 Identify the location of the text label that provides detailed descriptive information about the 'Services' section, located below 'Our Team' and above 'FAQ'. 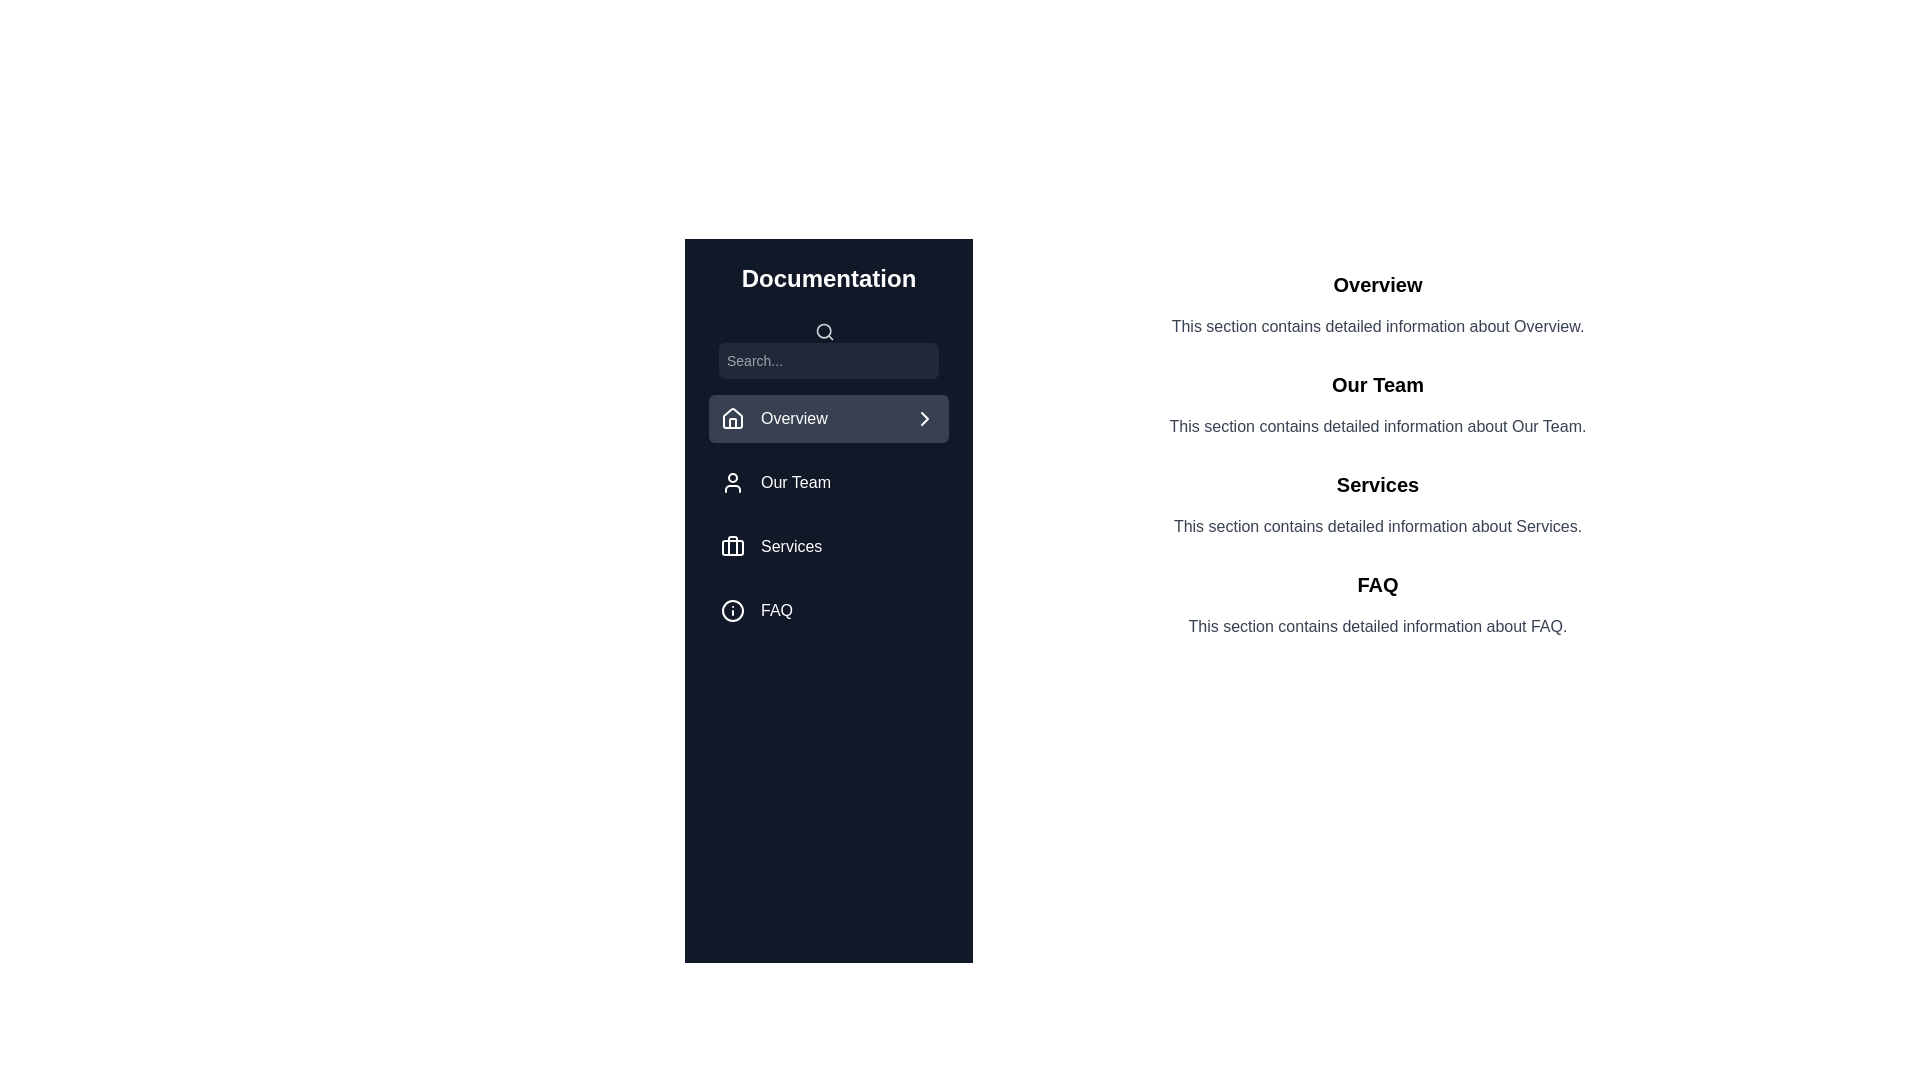
(1376, 526).